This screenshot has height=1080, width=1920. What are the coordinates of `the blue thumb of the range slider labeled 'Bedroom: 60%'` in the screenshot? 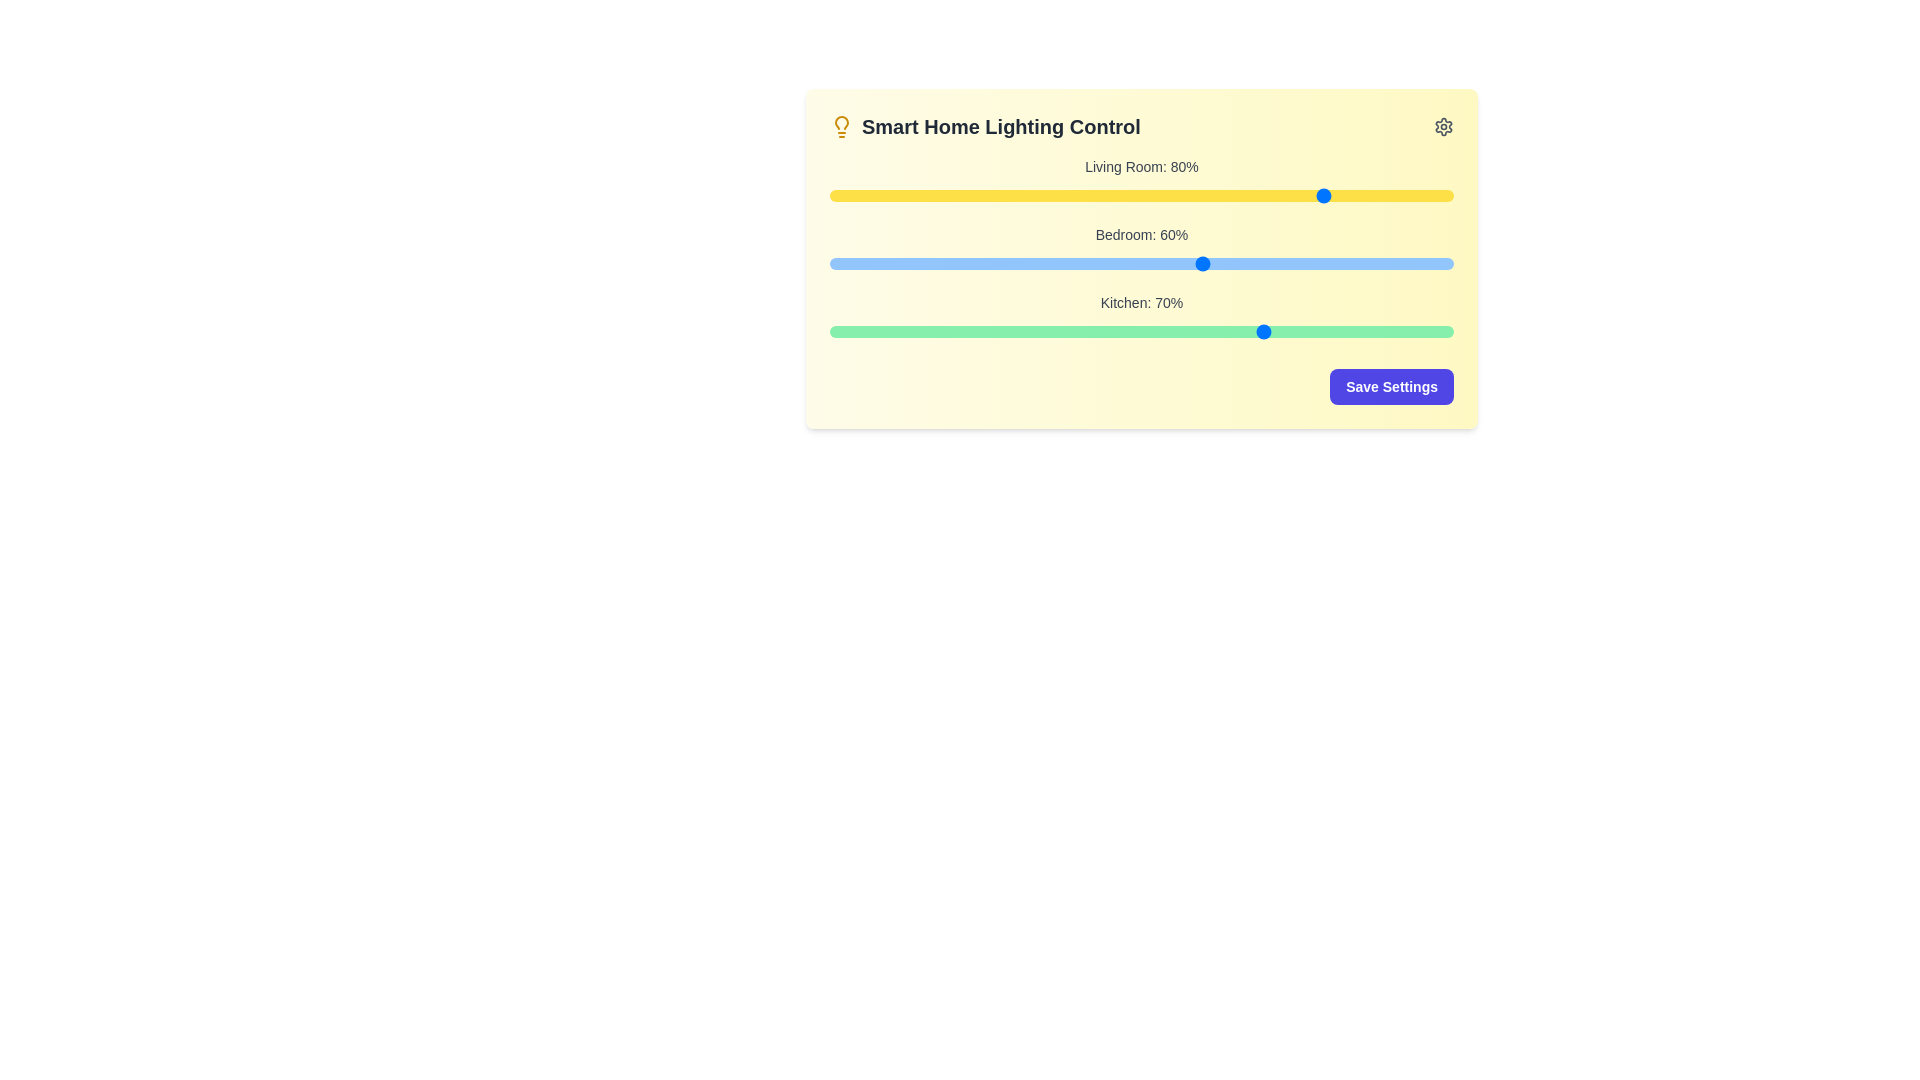 It's located at (1142, 249).